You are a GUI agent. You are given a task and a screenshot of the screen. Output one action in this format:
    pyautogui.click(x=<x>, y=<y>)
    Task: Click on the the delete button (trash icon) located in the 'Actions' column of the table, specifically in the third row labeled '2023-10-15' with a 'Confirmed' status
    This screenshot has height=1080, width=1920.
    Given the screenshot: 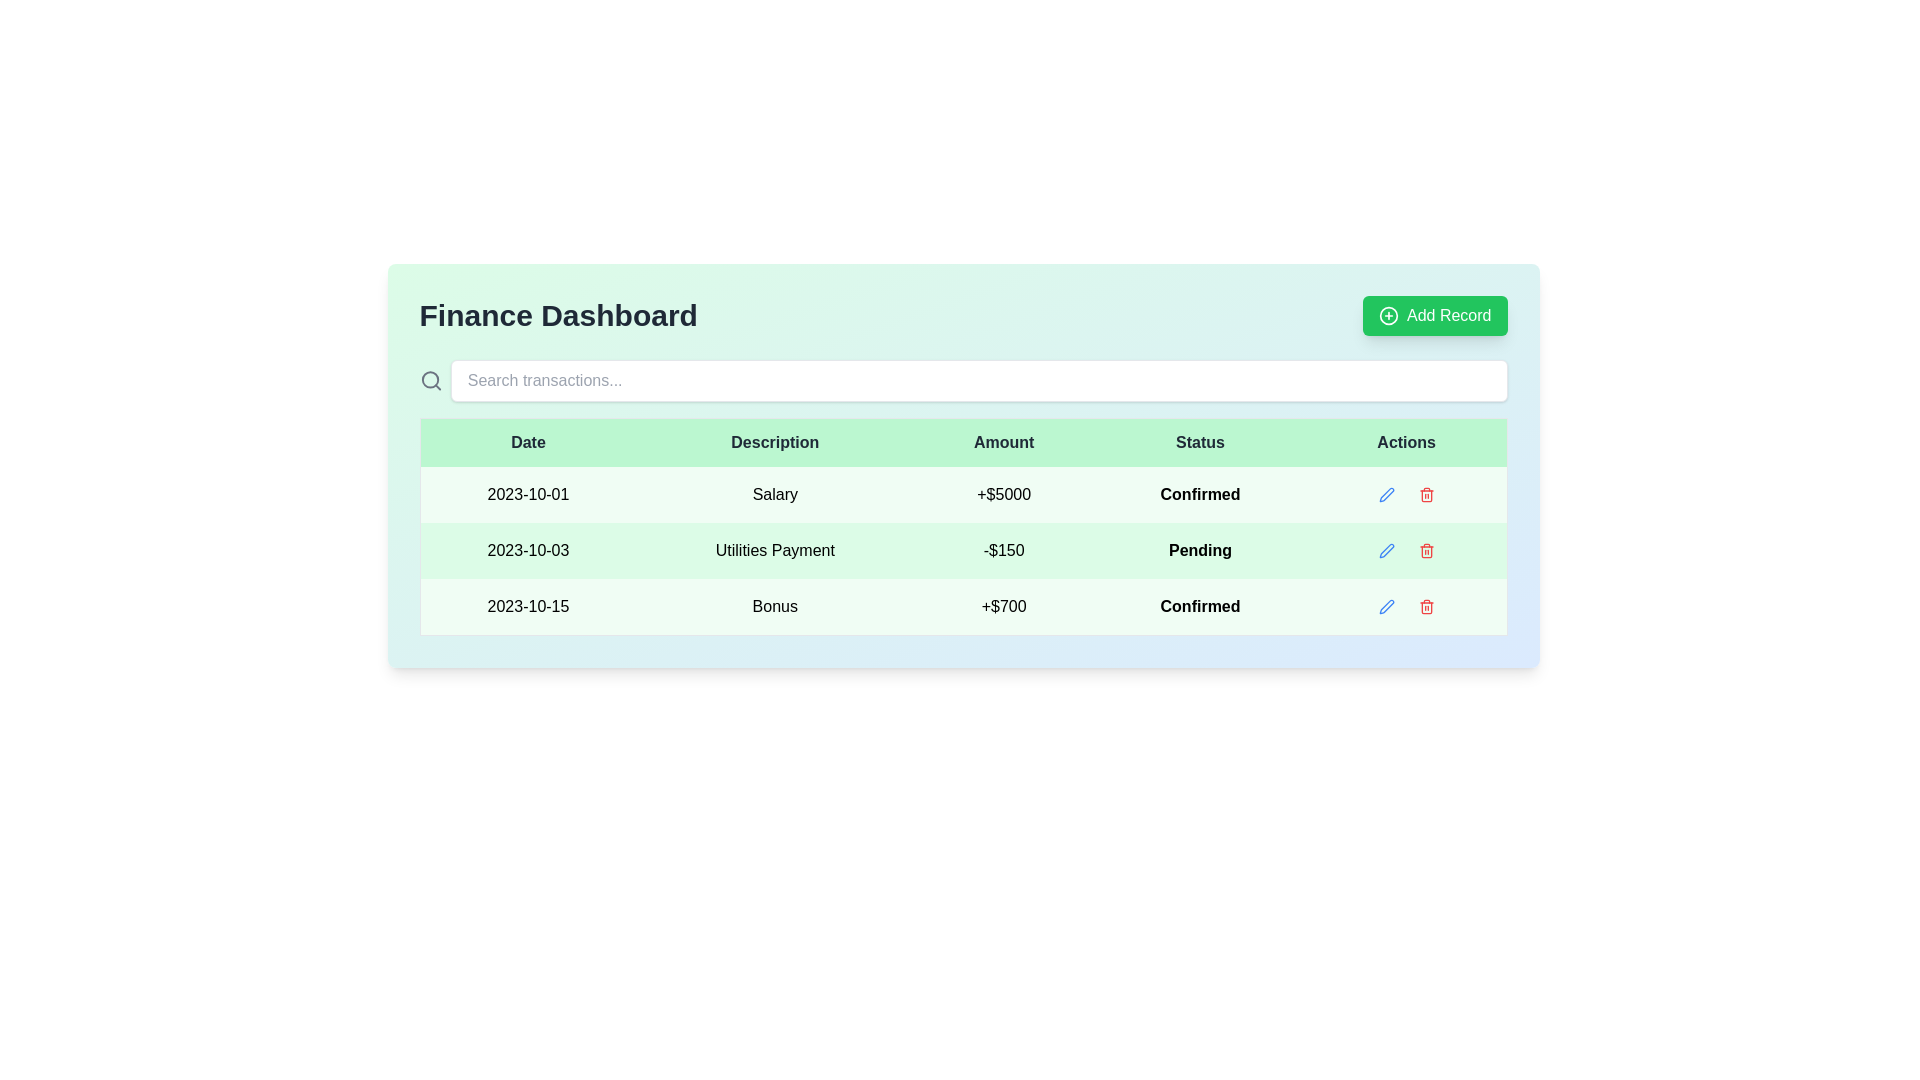 What is the action you would take?
    pyautogui.click(x=1425, y=605)
    